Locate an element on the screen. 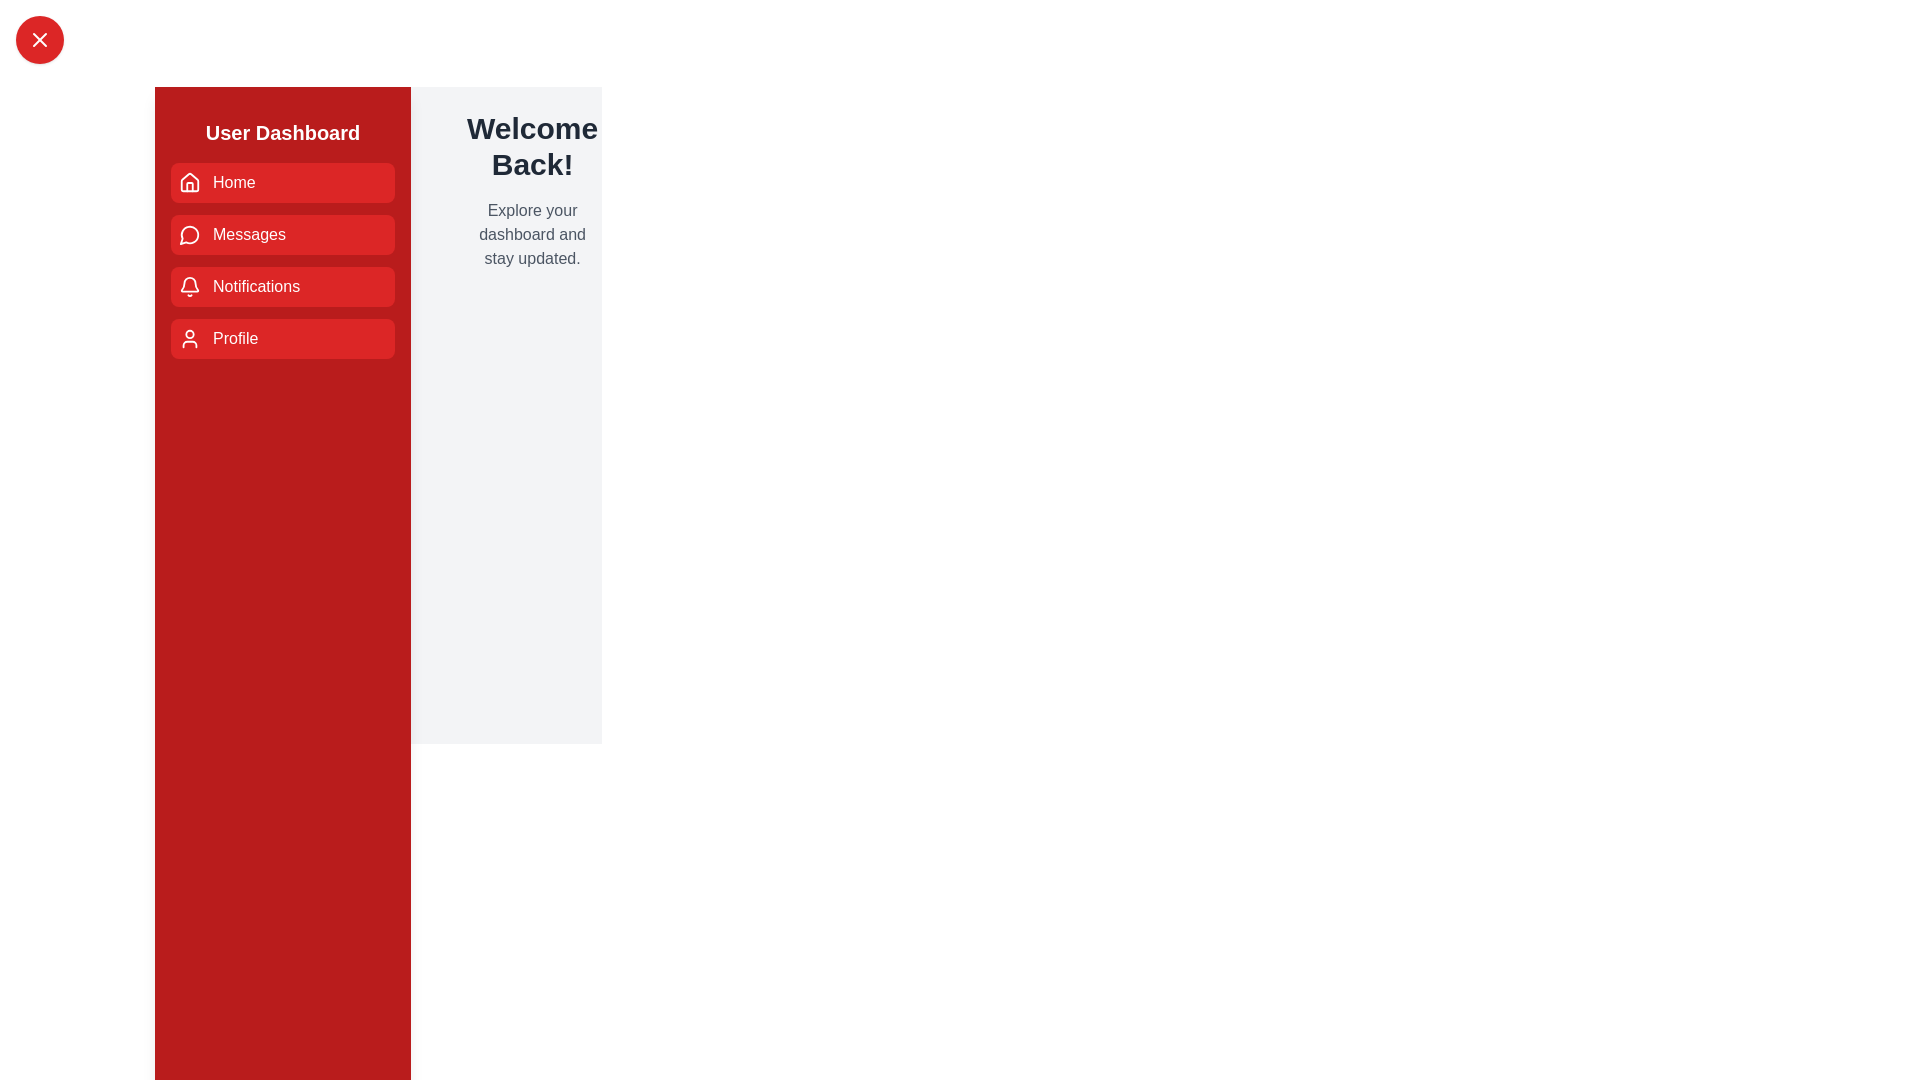 This screenshot has height=1080, width=1920. the menu item Profile in the sidebar drawer is located at coordinates (282, 338).